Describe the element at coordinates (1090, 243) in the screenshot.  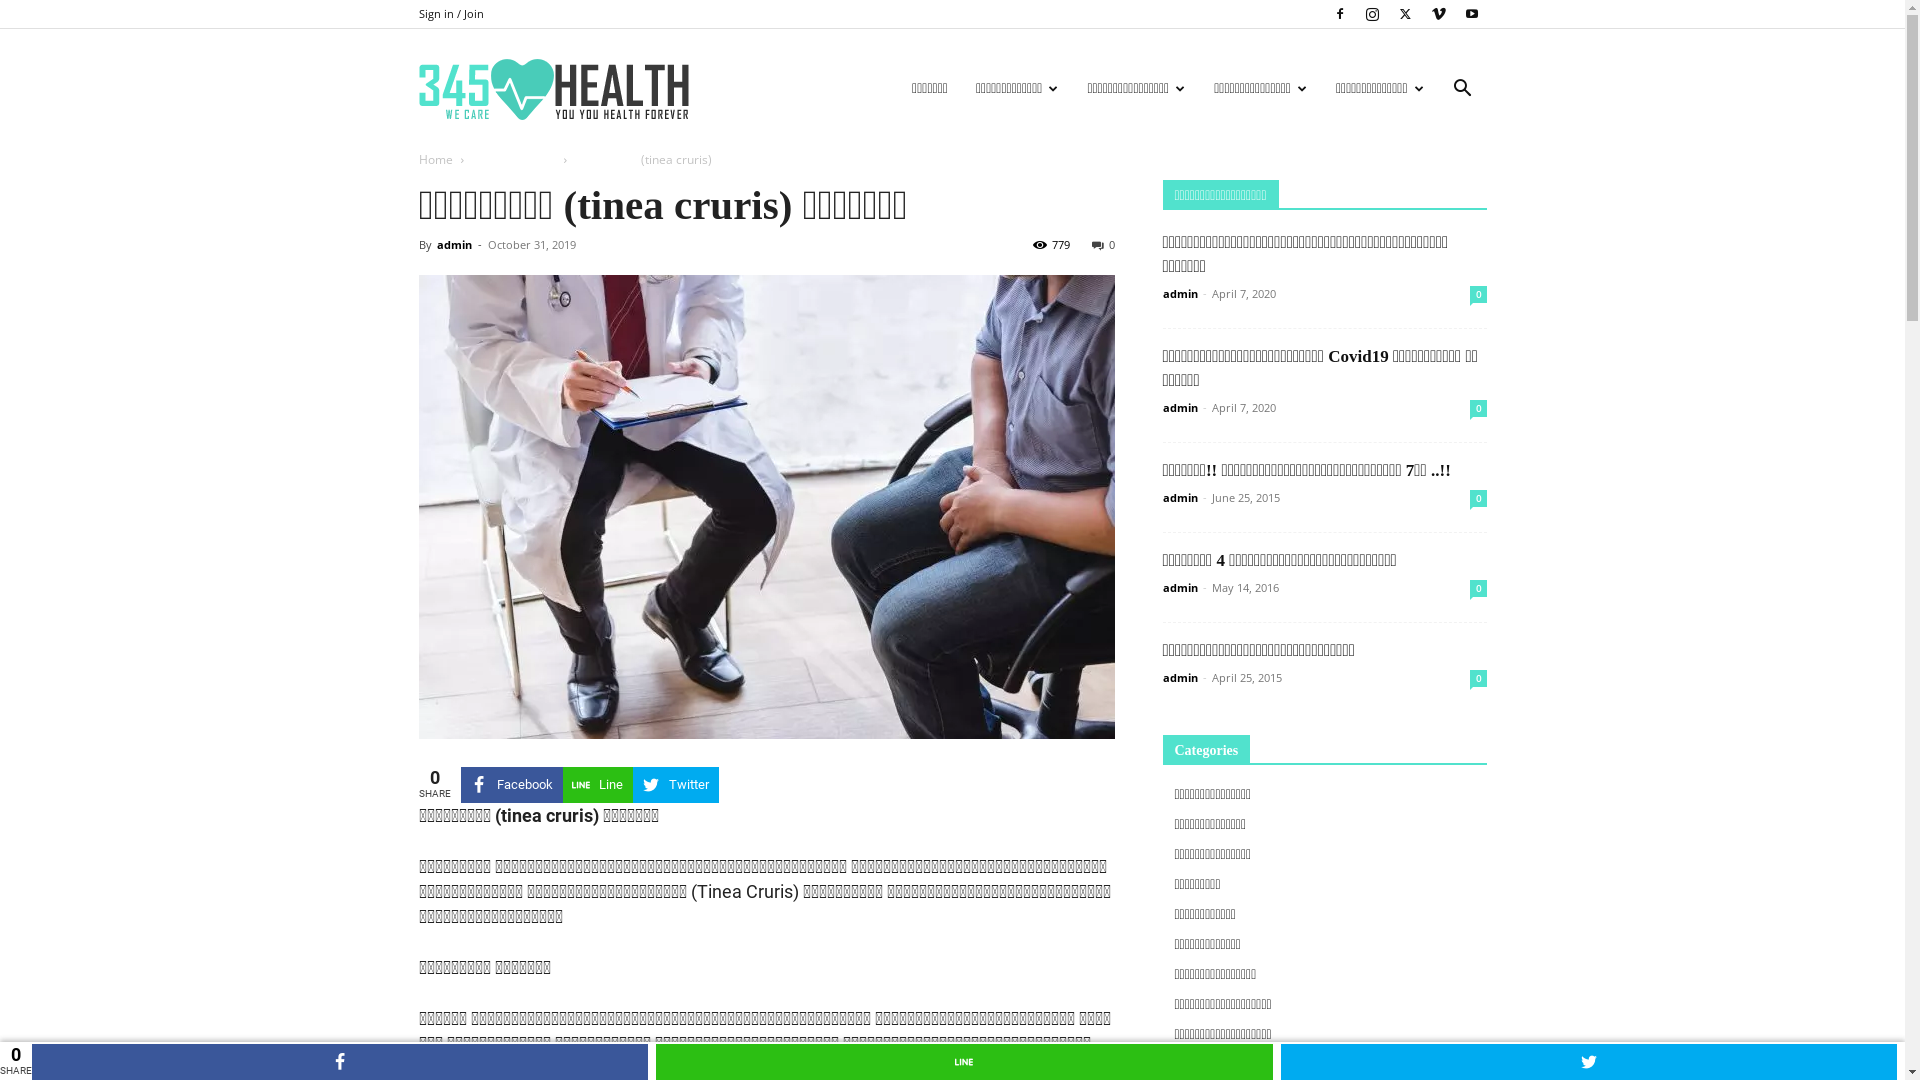
I see `'0'` at that location.